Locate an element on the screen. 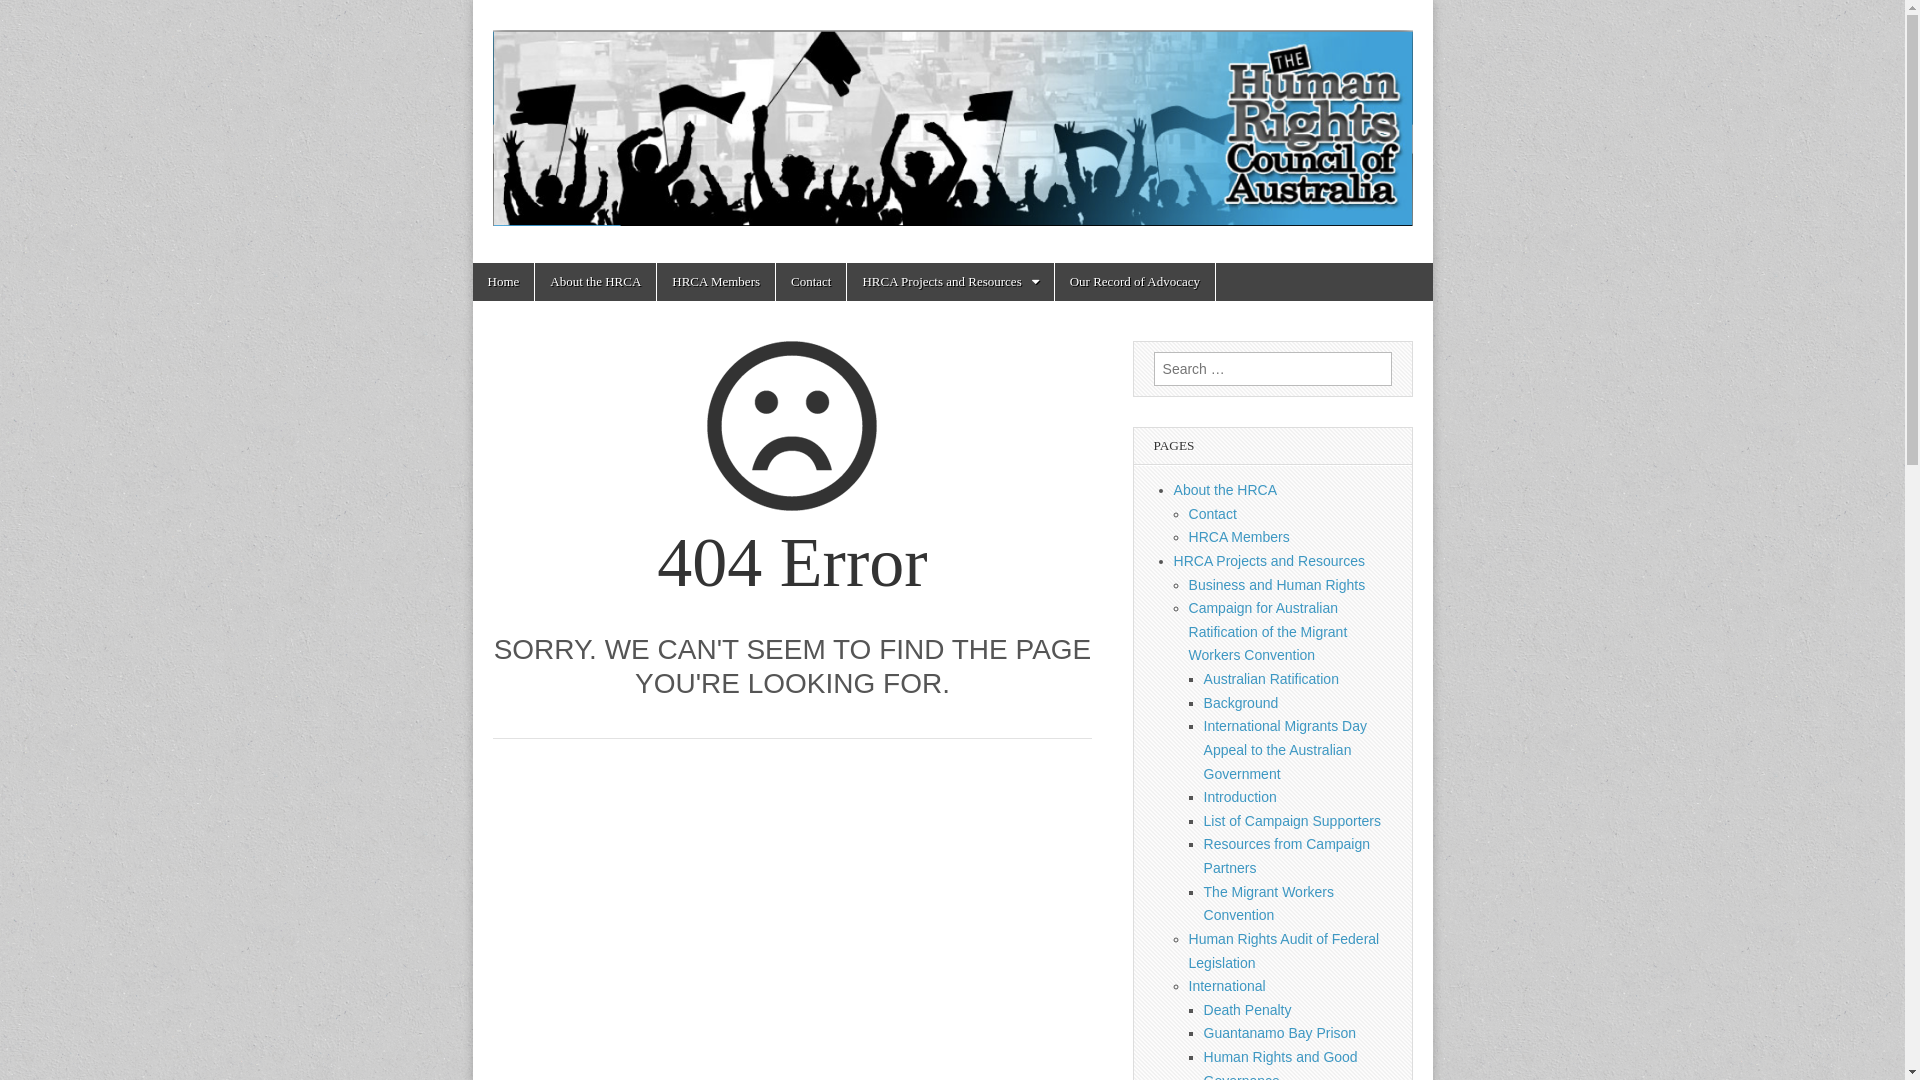 The image size is (1920, 1080). 'Skip to content' is located at coordinates (471, 261).